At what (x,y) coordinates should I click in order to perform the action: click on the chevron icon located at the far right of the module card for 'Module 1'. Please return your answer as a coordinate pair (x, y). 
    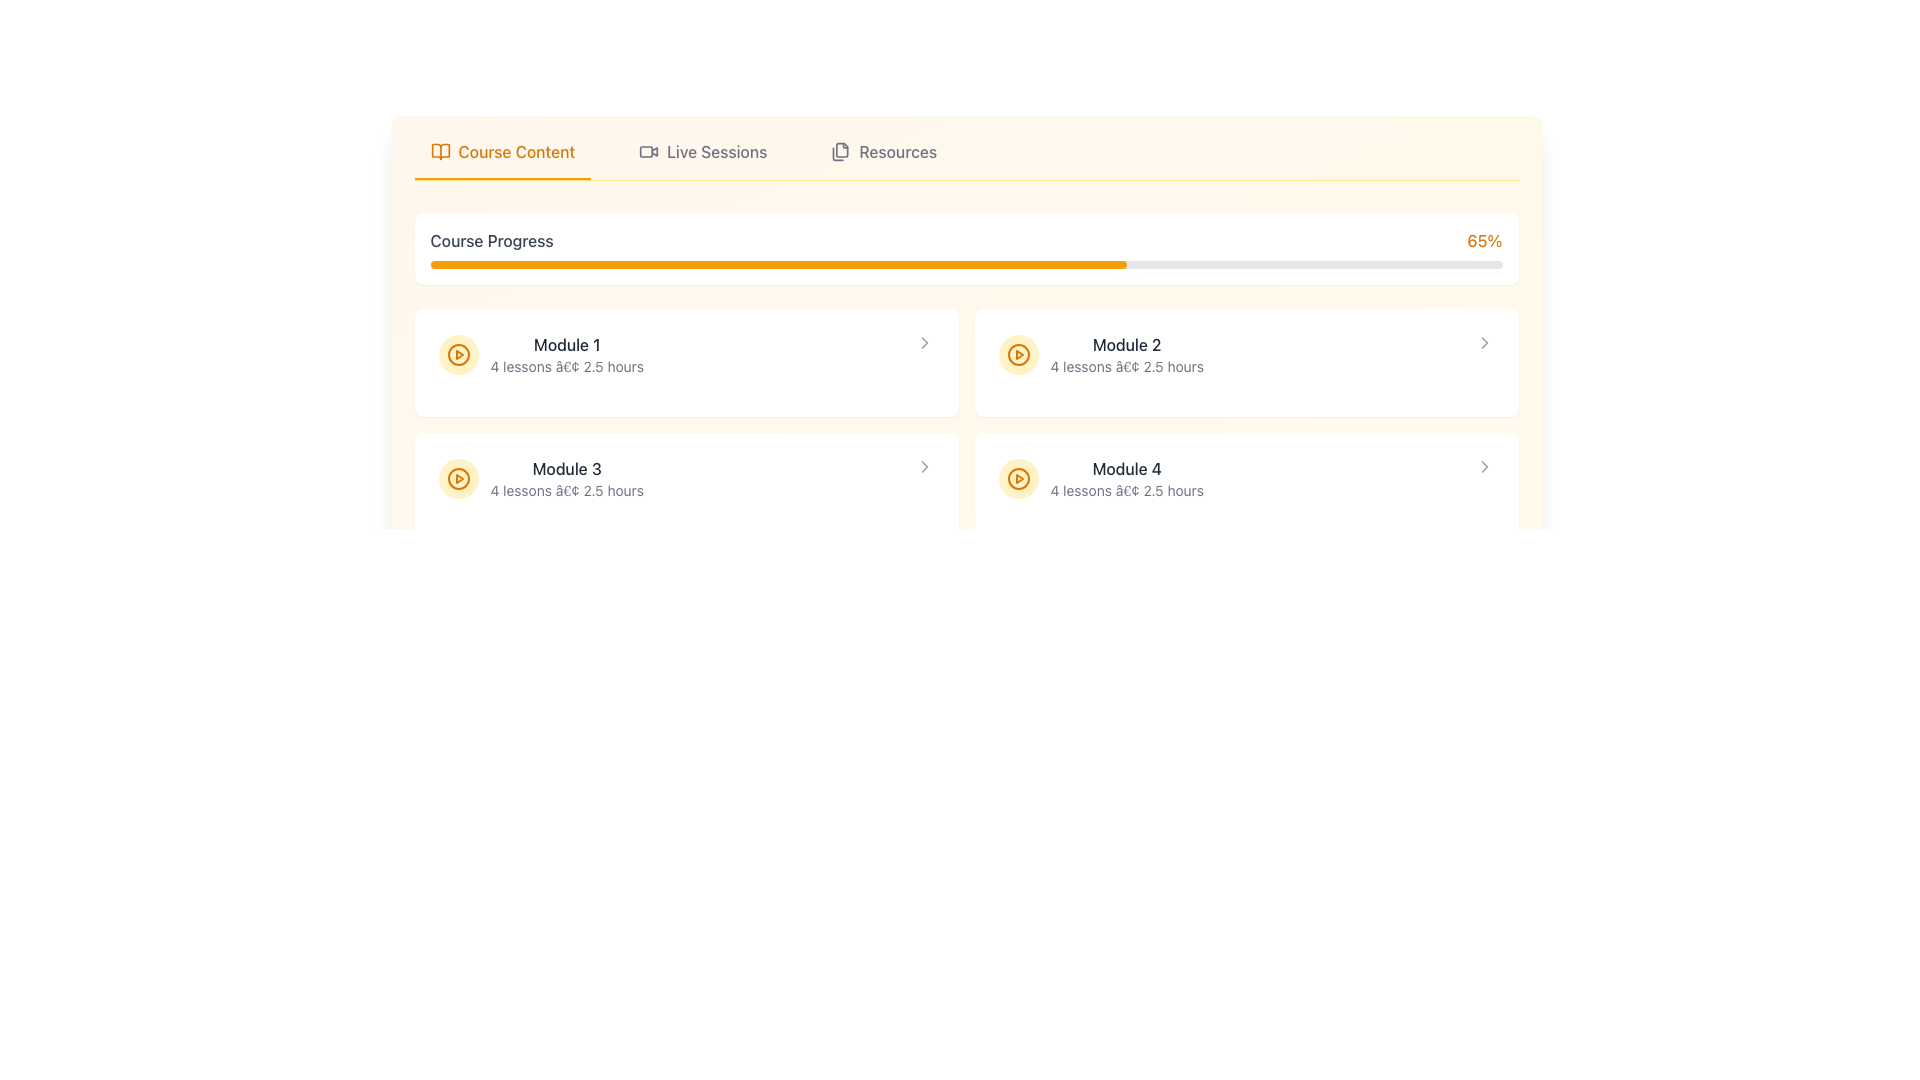
    Looking at the image, I should click on (923, 342).